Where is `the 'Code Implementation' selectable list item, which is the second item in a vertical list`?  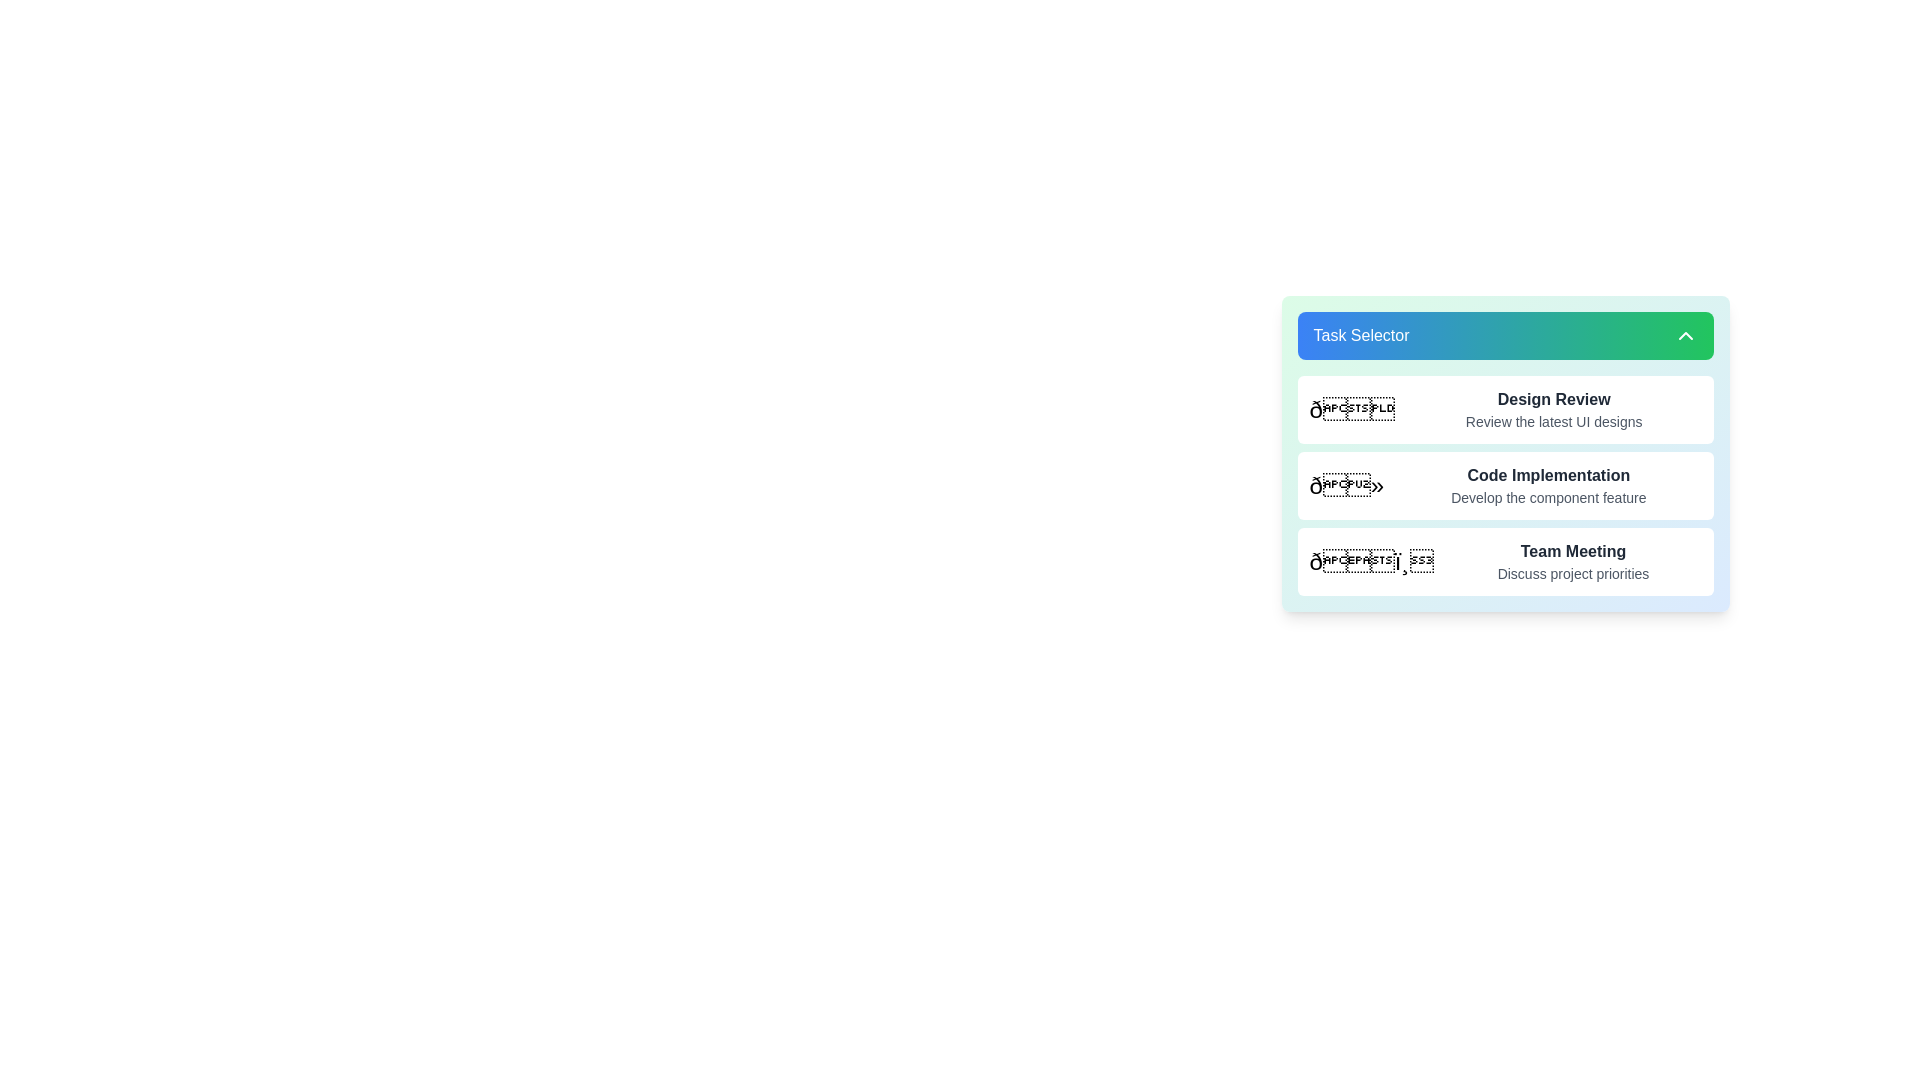
the 'Code Implementation' selectable list item, which is the second item in a vertical list is located at coordinates (1505, 486).